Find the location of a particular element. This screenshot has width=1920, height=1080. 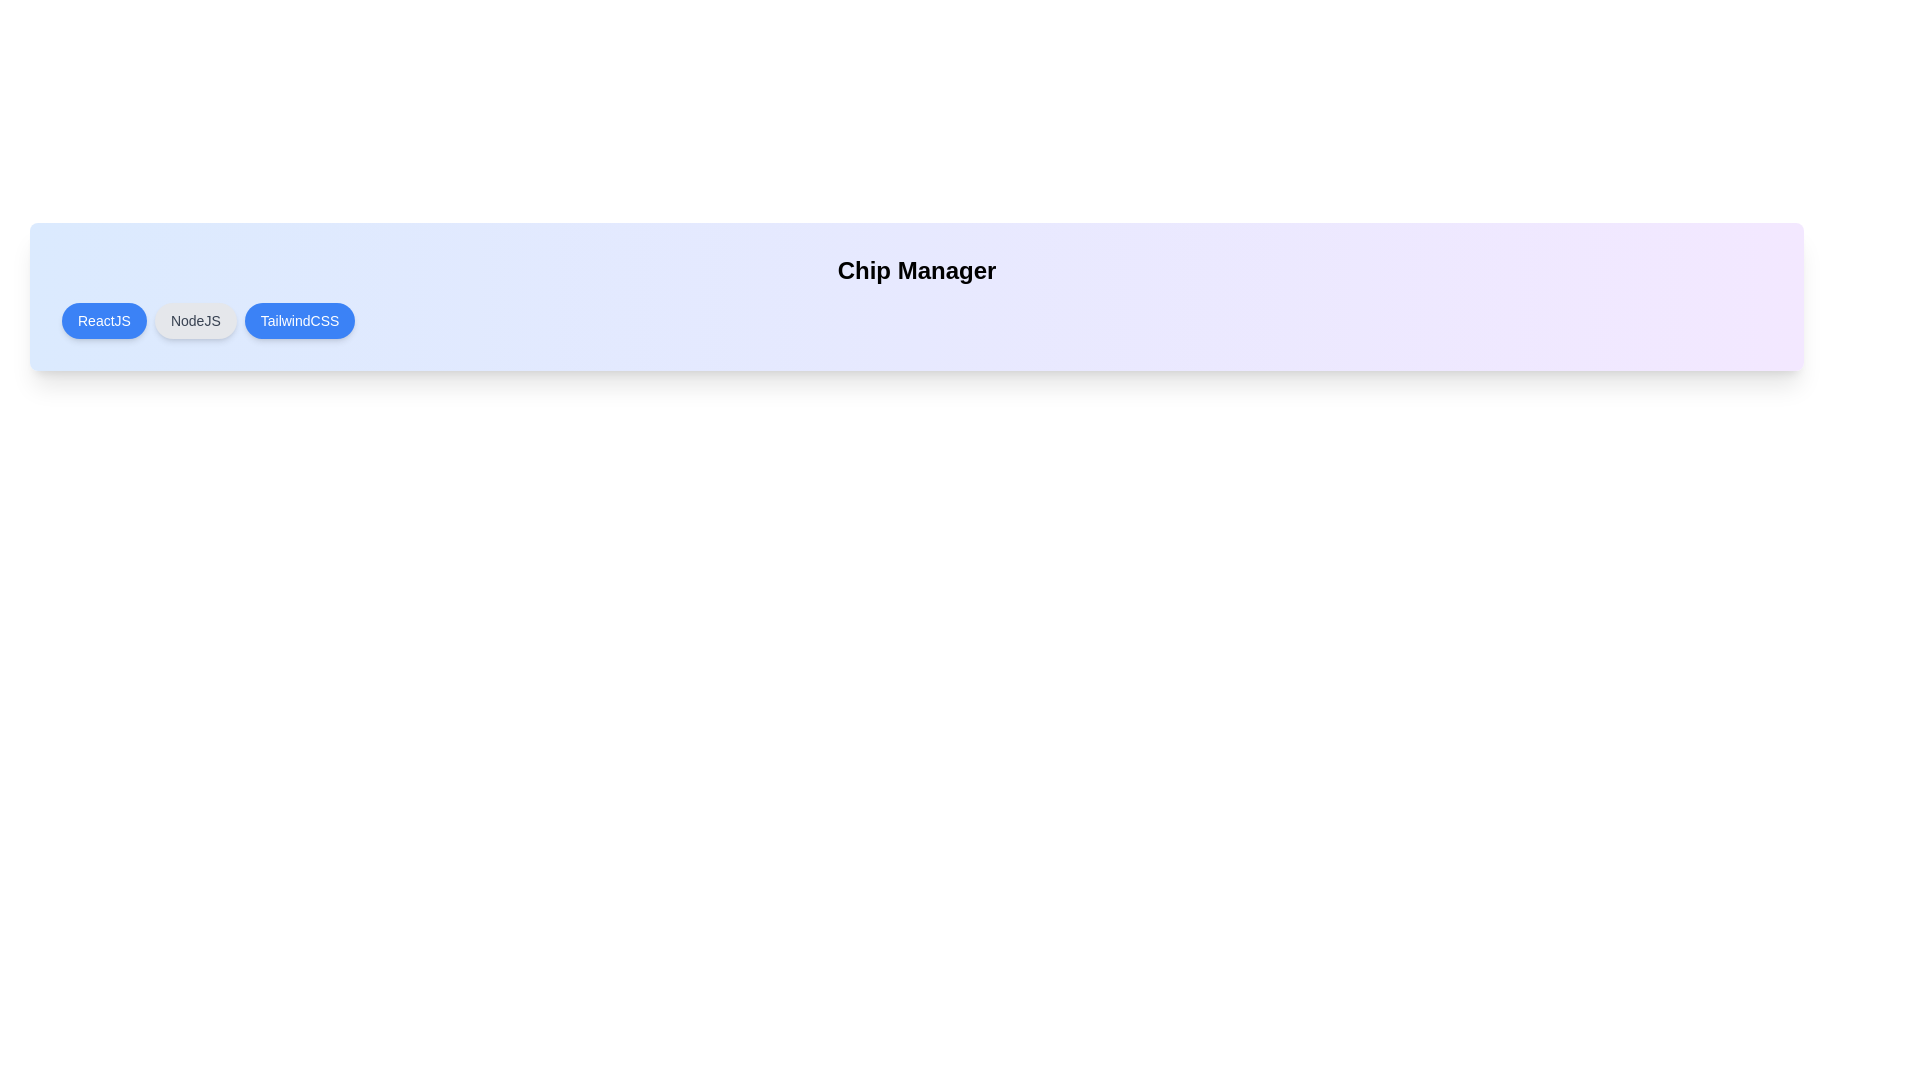

the chip labeled ReactJS is located at coordinates (103, 319).